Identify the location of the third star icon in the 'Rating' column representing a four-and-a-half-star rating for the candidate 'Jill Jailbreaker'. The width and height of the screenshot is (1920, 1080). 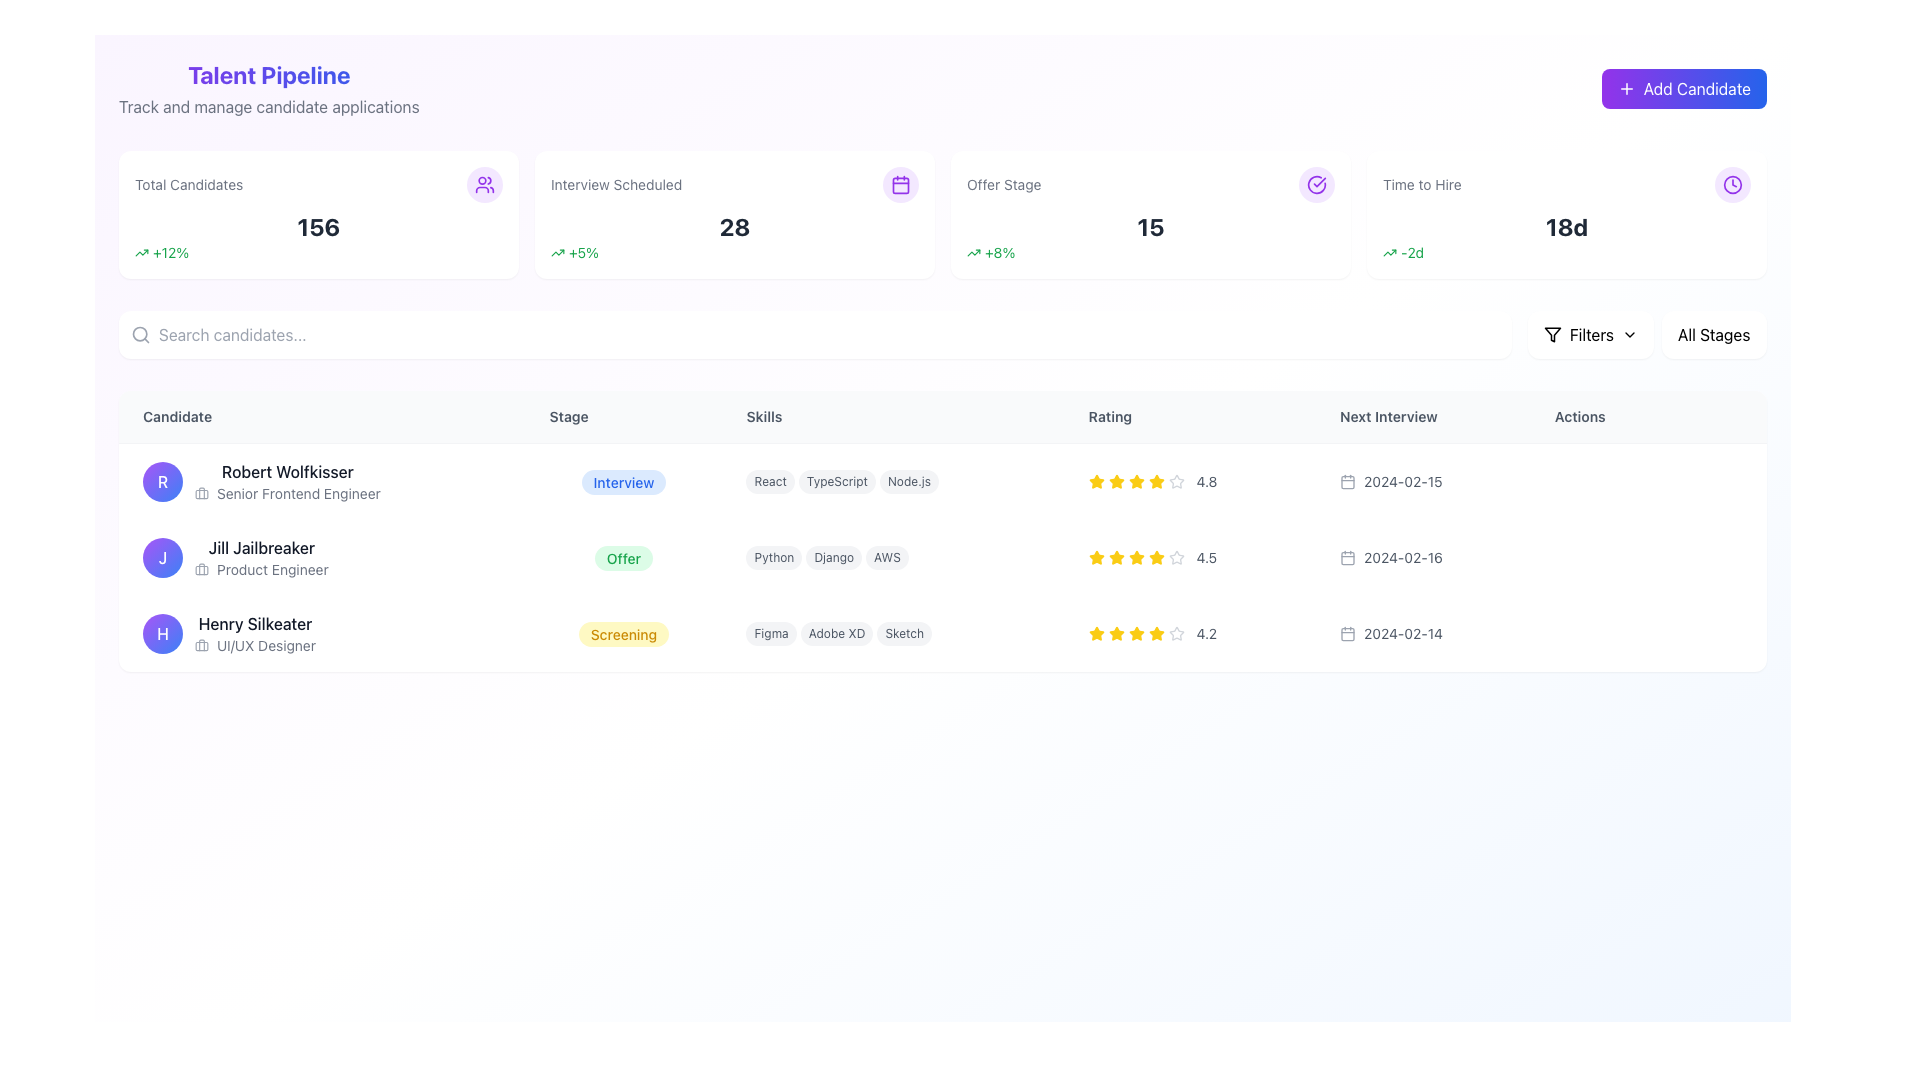
(1115, 558).